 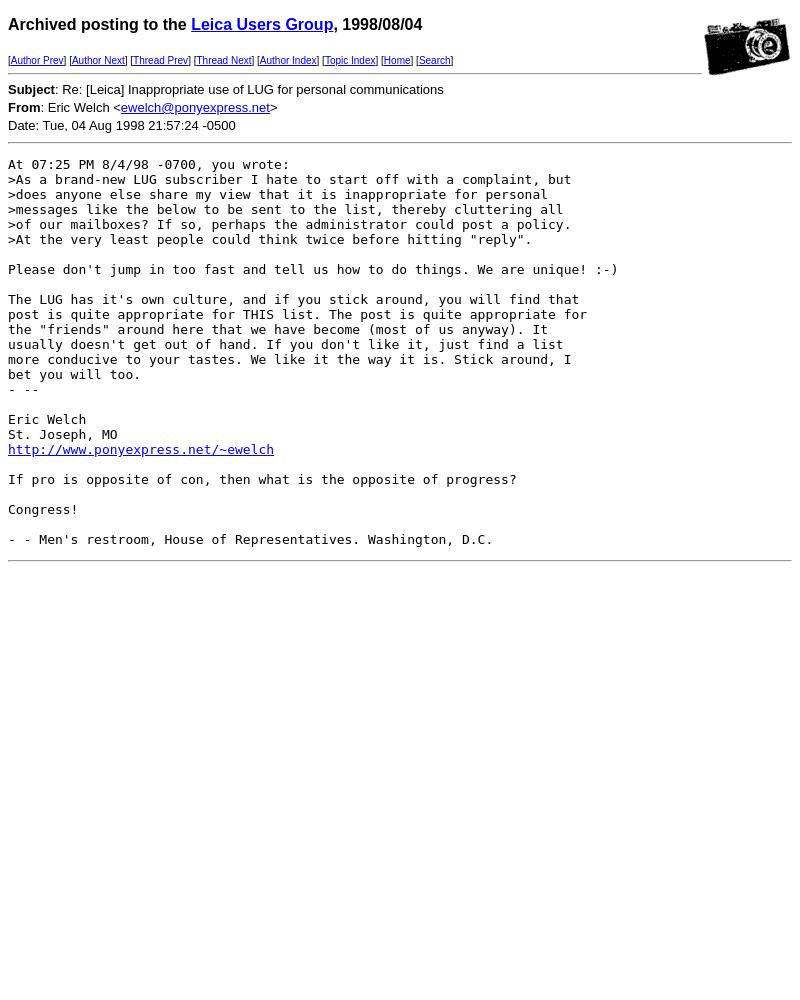 What do you see at coordinates (10, 60) in the screenshot?
I see `'Author Prev'` at bounding box center [10, 60].